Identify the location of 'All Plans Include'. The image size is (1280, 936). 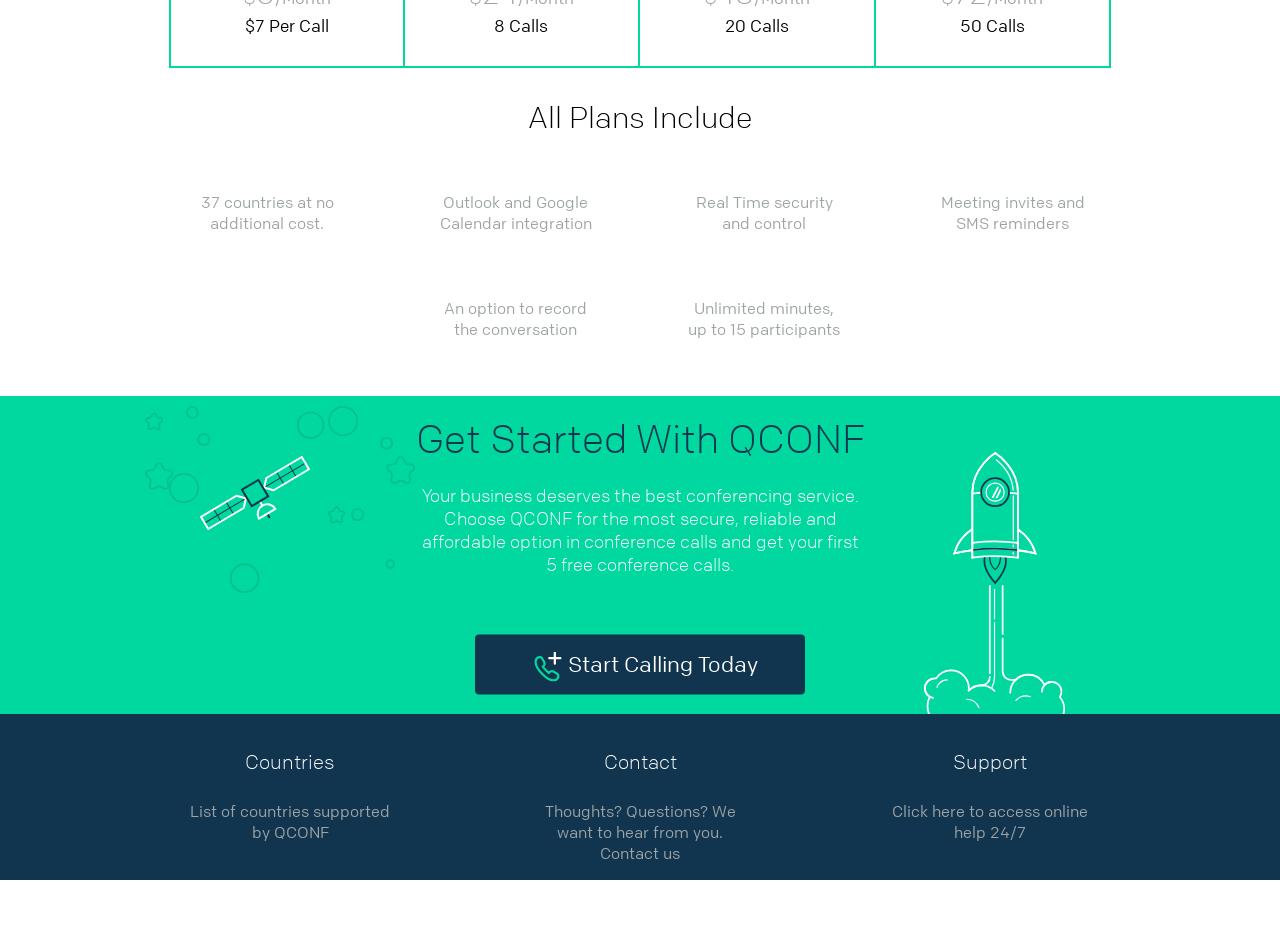
(638, 118).